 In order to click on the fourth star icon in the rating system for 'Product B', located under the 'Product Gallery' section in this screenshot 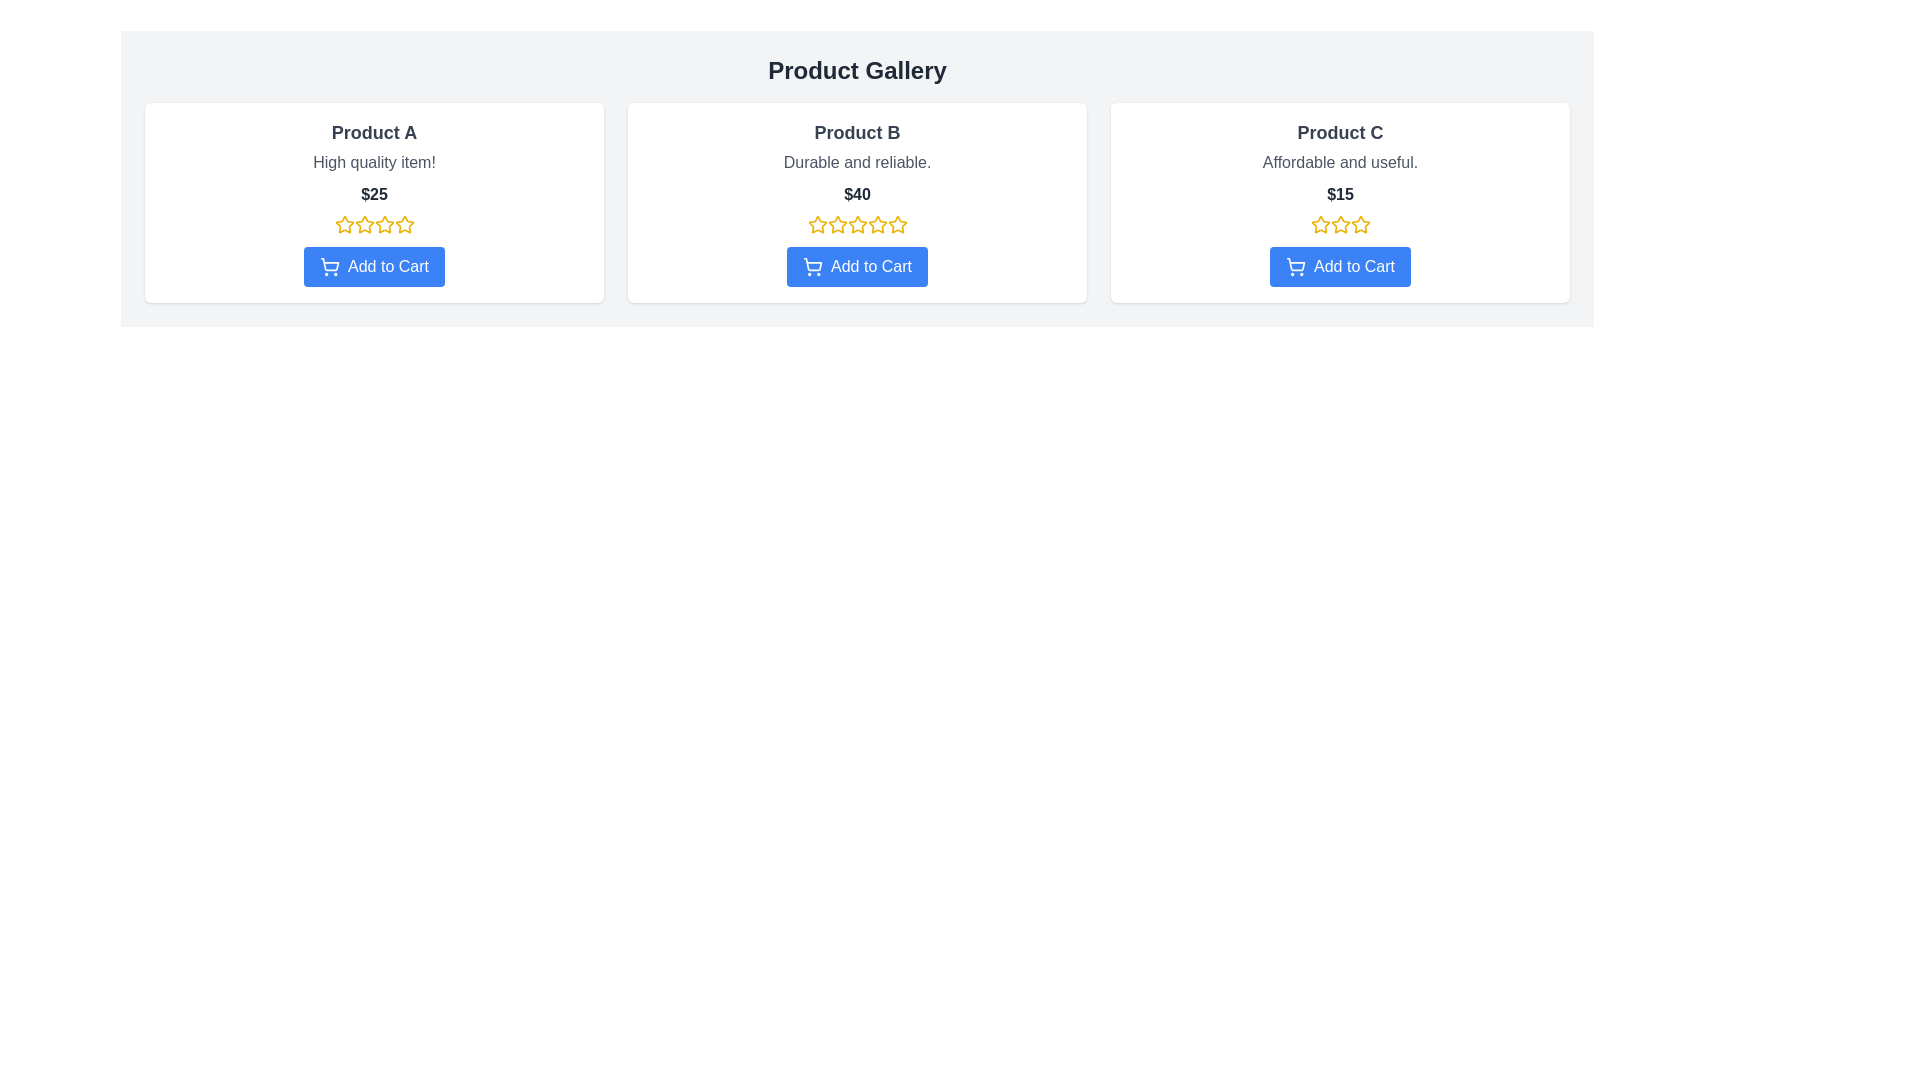, I will do `click(857, 224)`.